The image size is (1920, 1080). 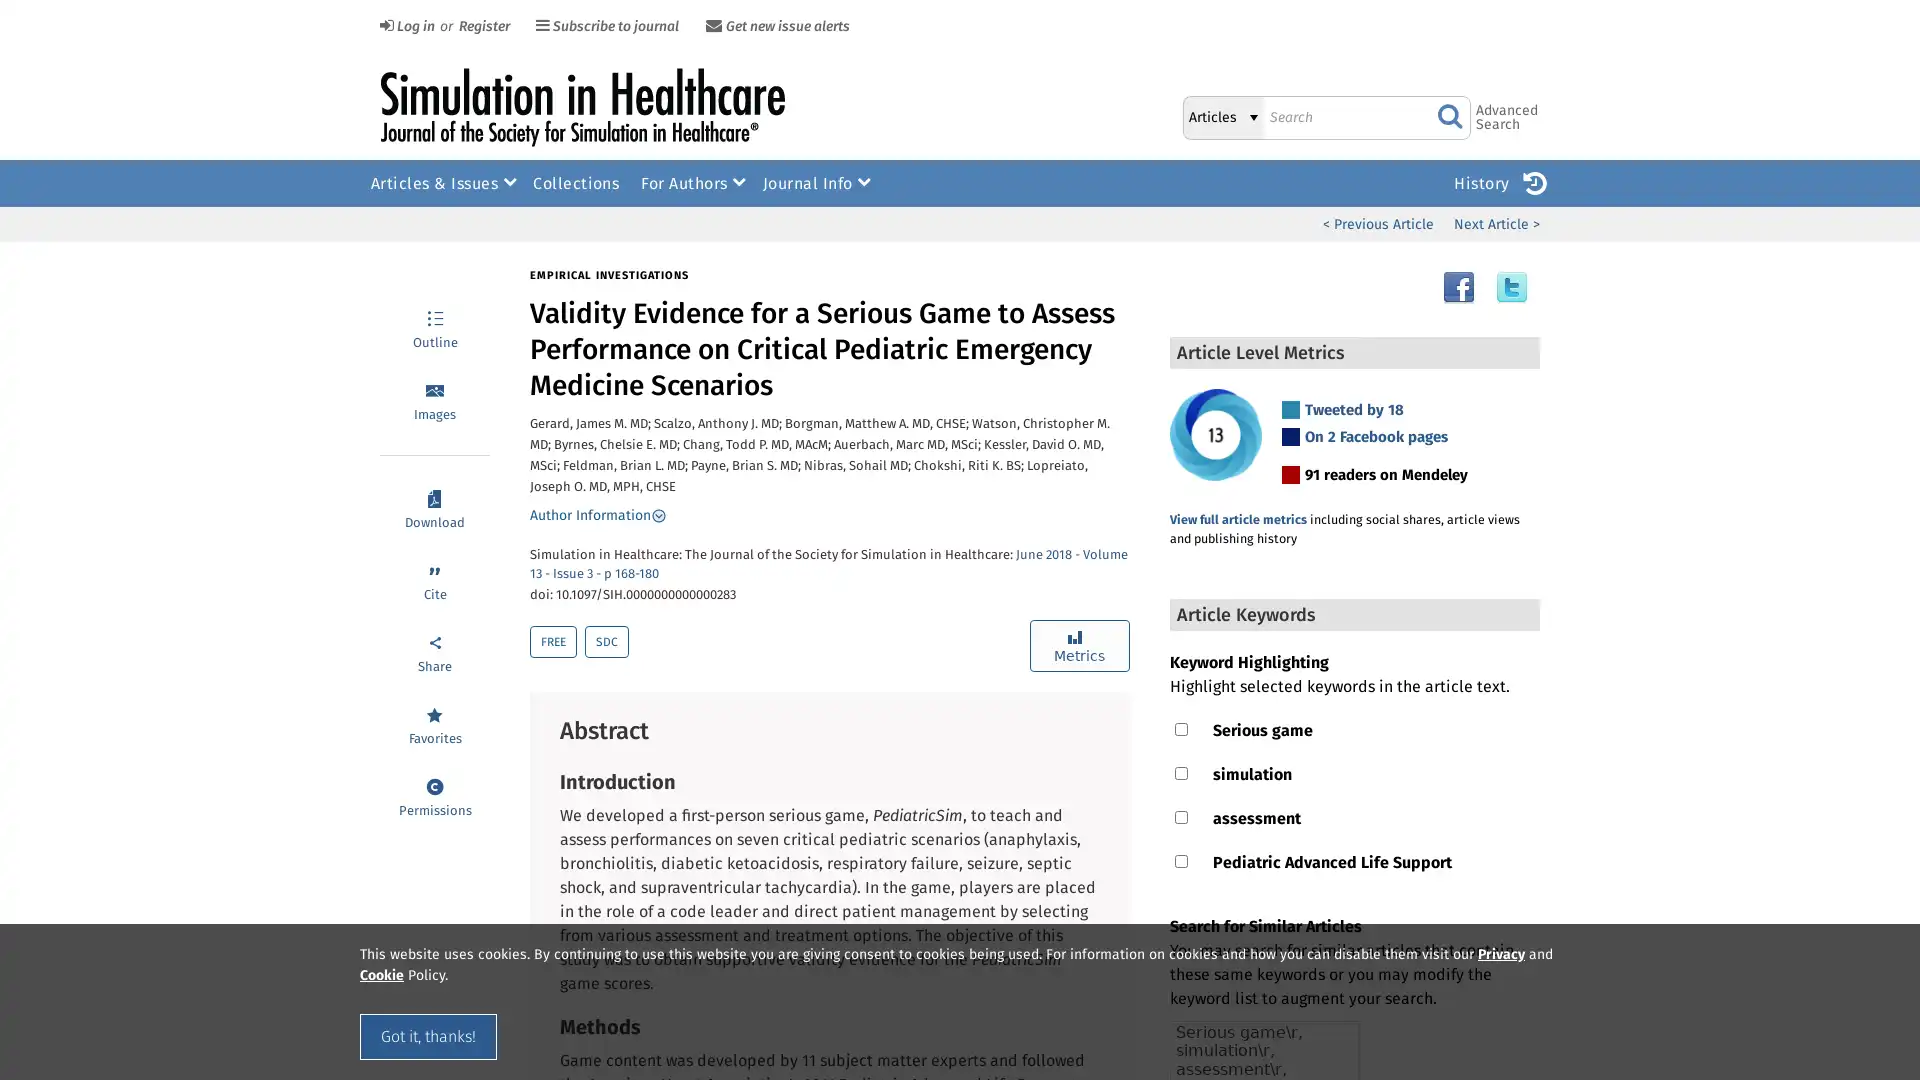 I want to click on Share, so click(x=434, y=651).